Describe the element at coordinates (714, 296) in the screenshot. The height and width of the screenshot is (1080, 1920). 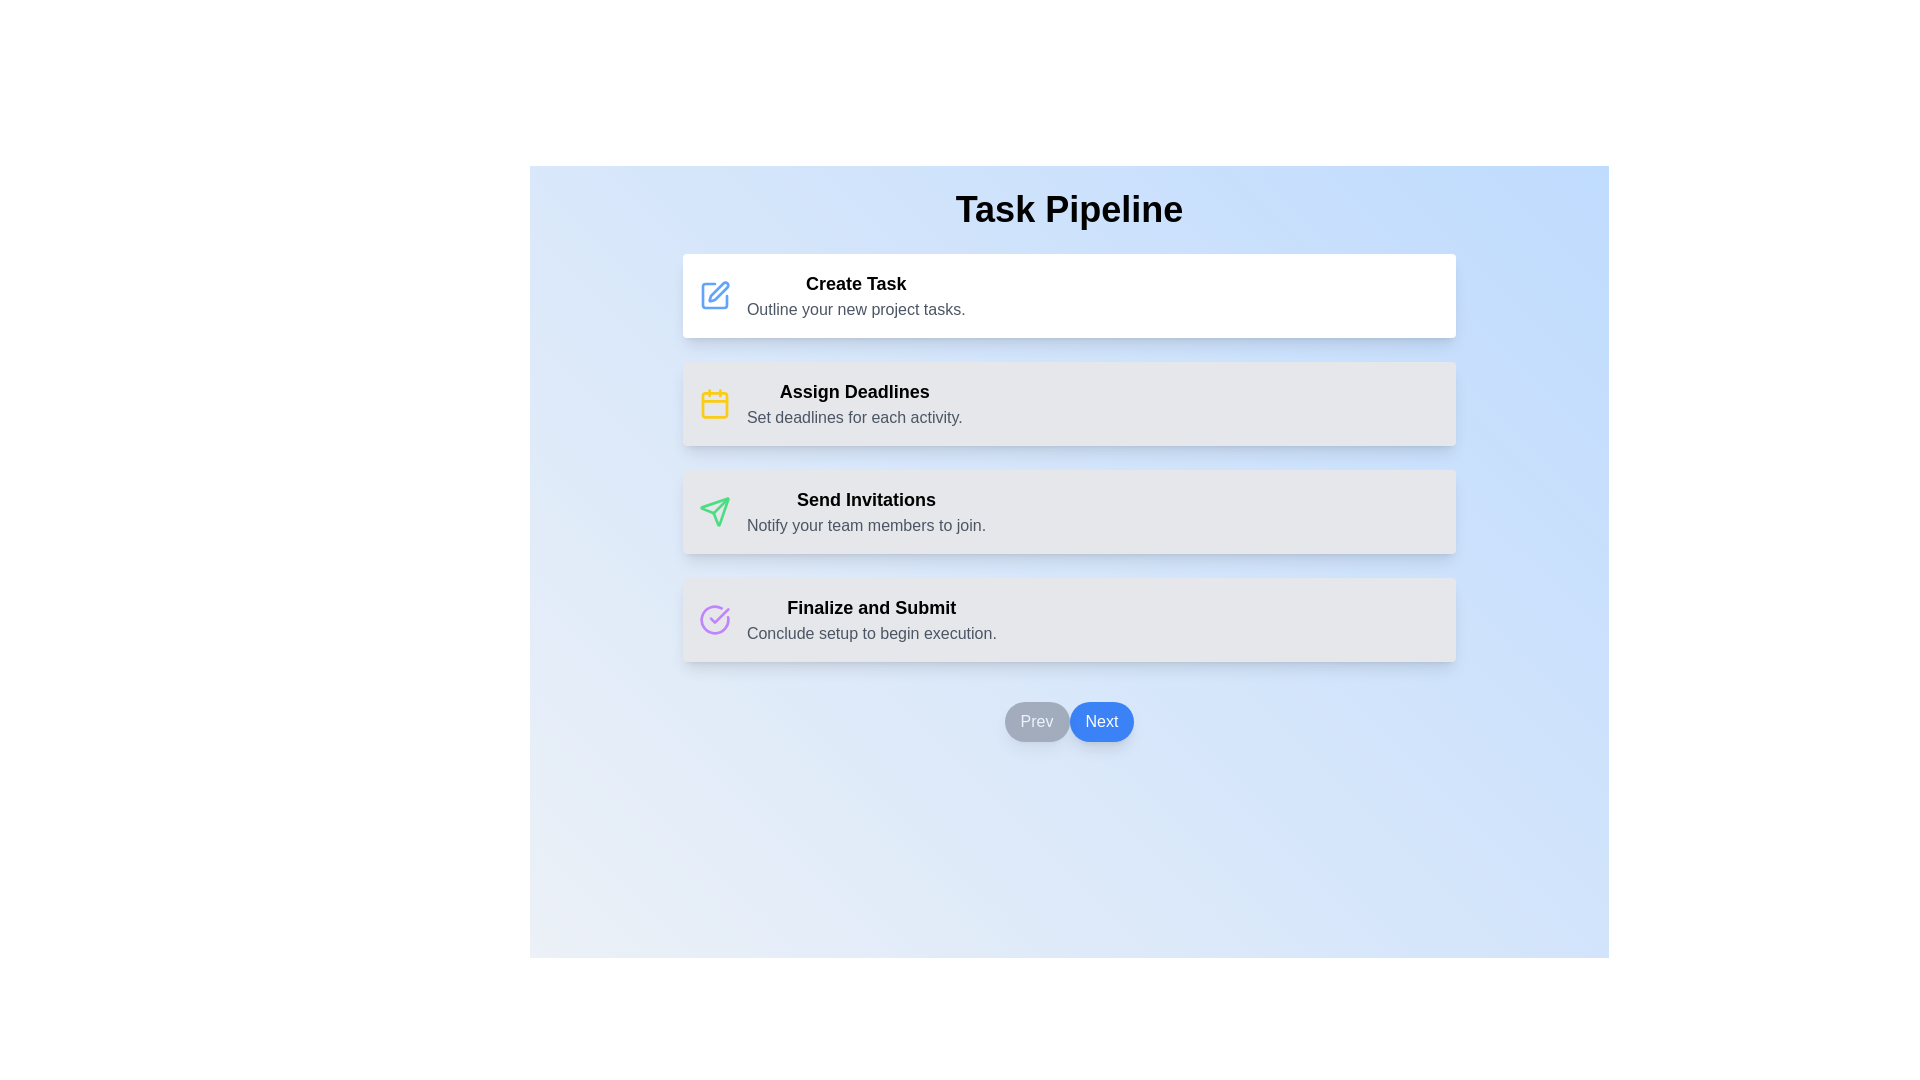
I see `the icon located in the top-left corner of the white card containing the 'Create Task' heading, which is the first entry of a vertical group of options` at that location.